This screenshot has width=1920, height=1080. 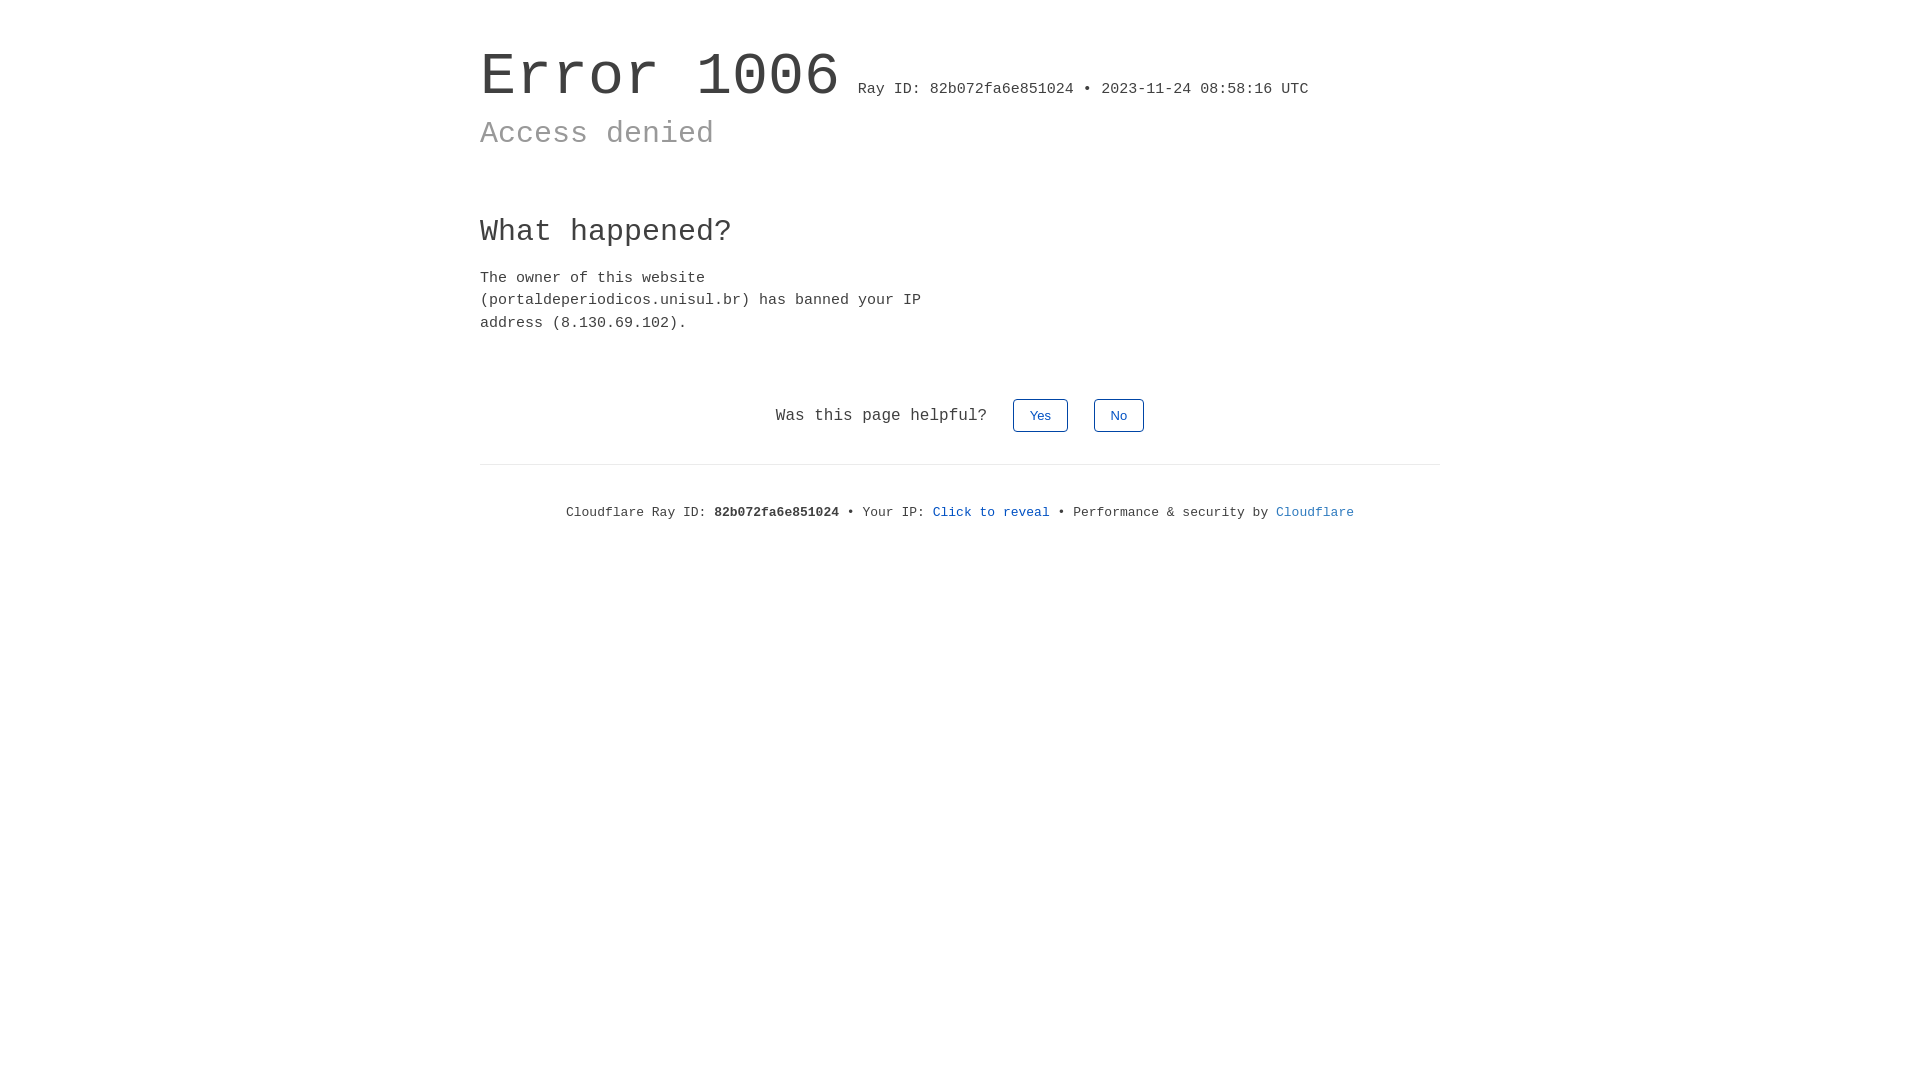 What do you see at coordinates (931, 511) in the screenshot?
I see `'Click to reveal'` at bounding box center [931, 511].